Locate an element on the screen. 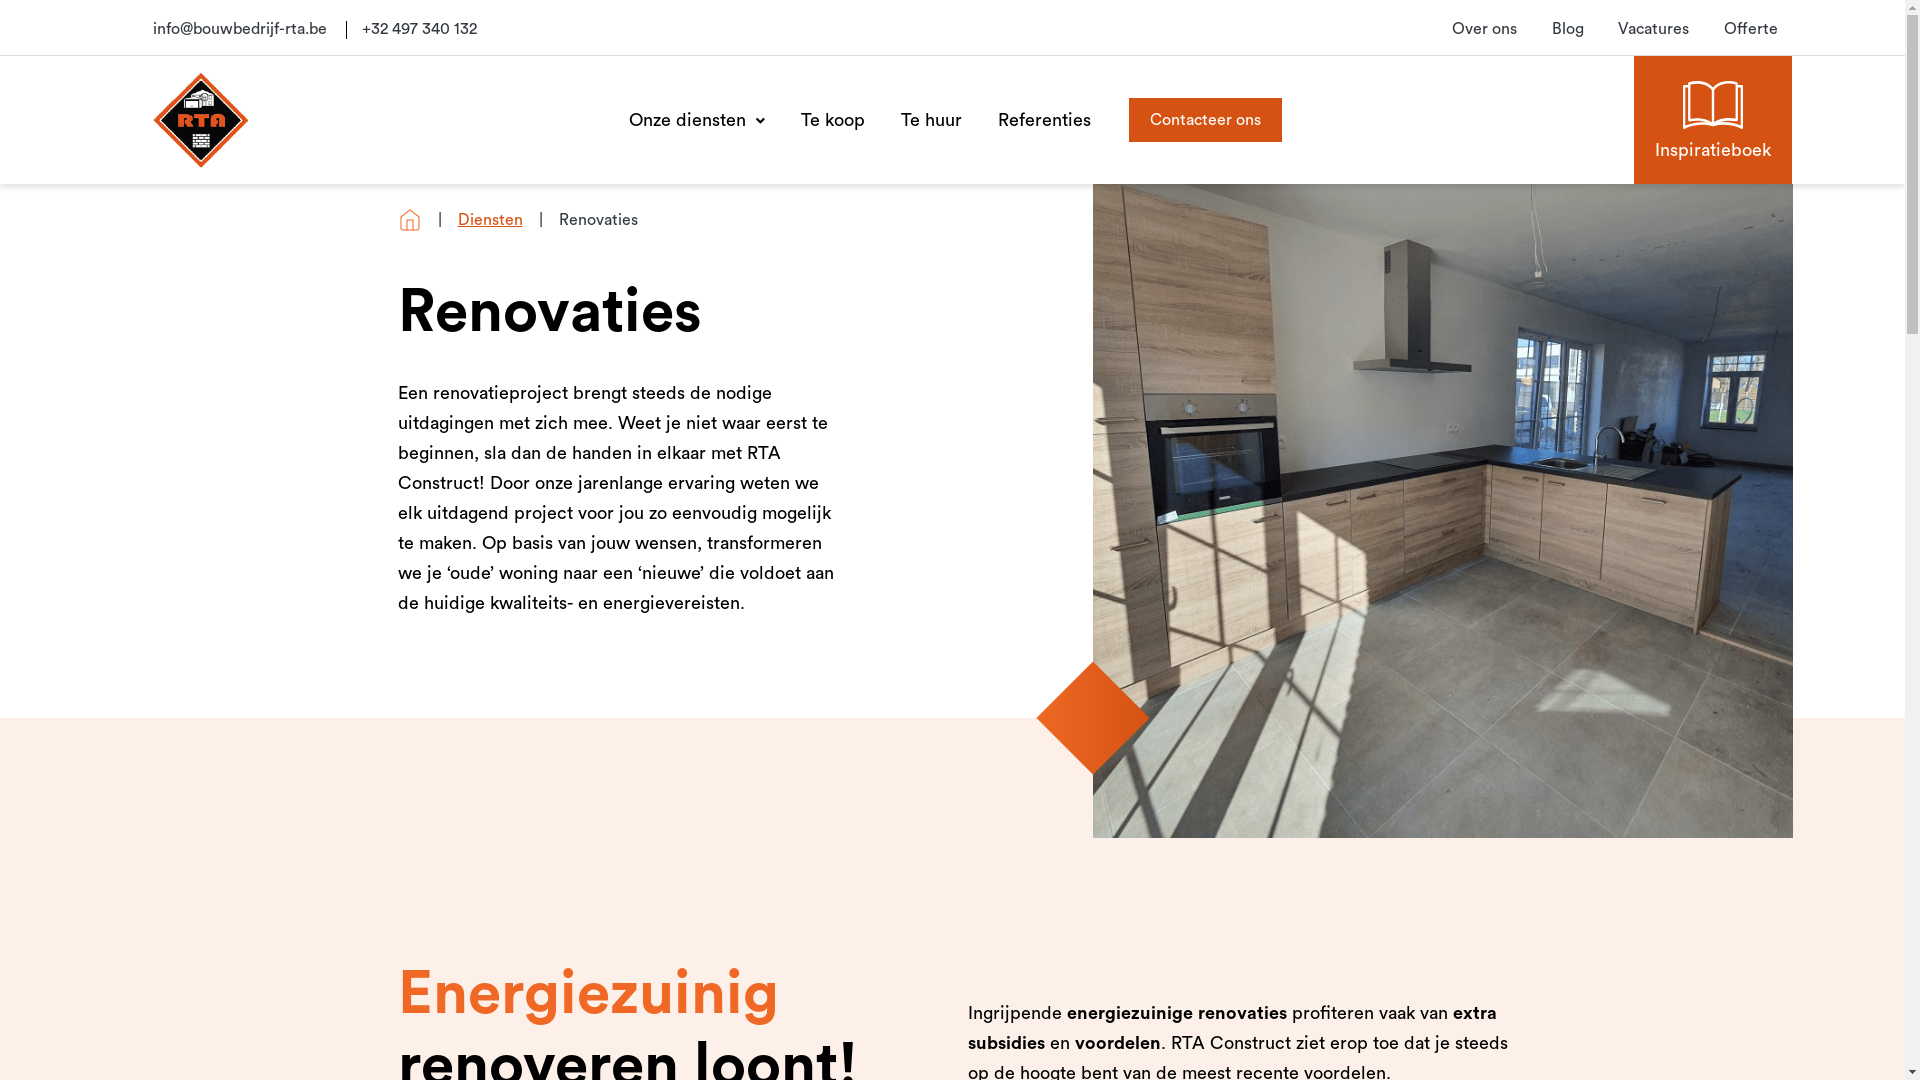 The width and height of the screenshot is (1920, 1080). 'Te huur' is located at coordinates (930, 119).